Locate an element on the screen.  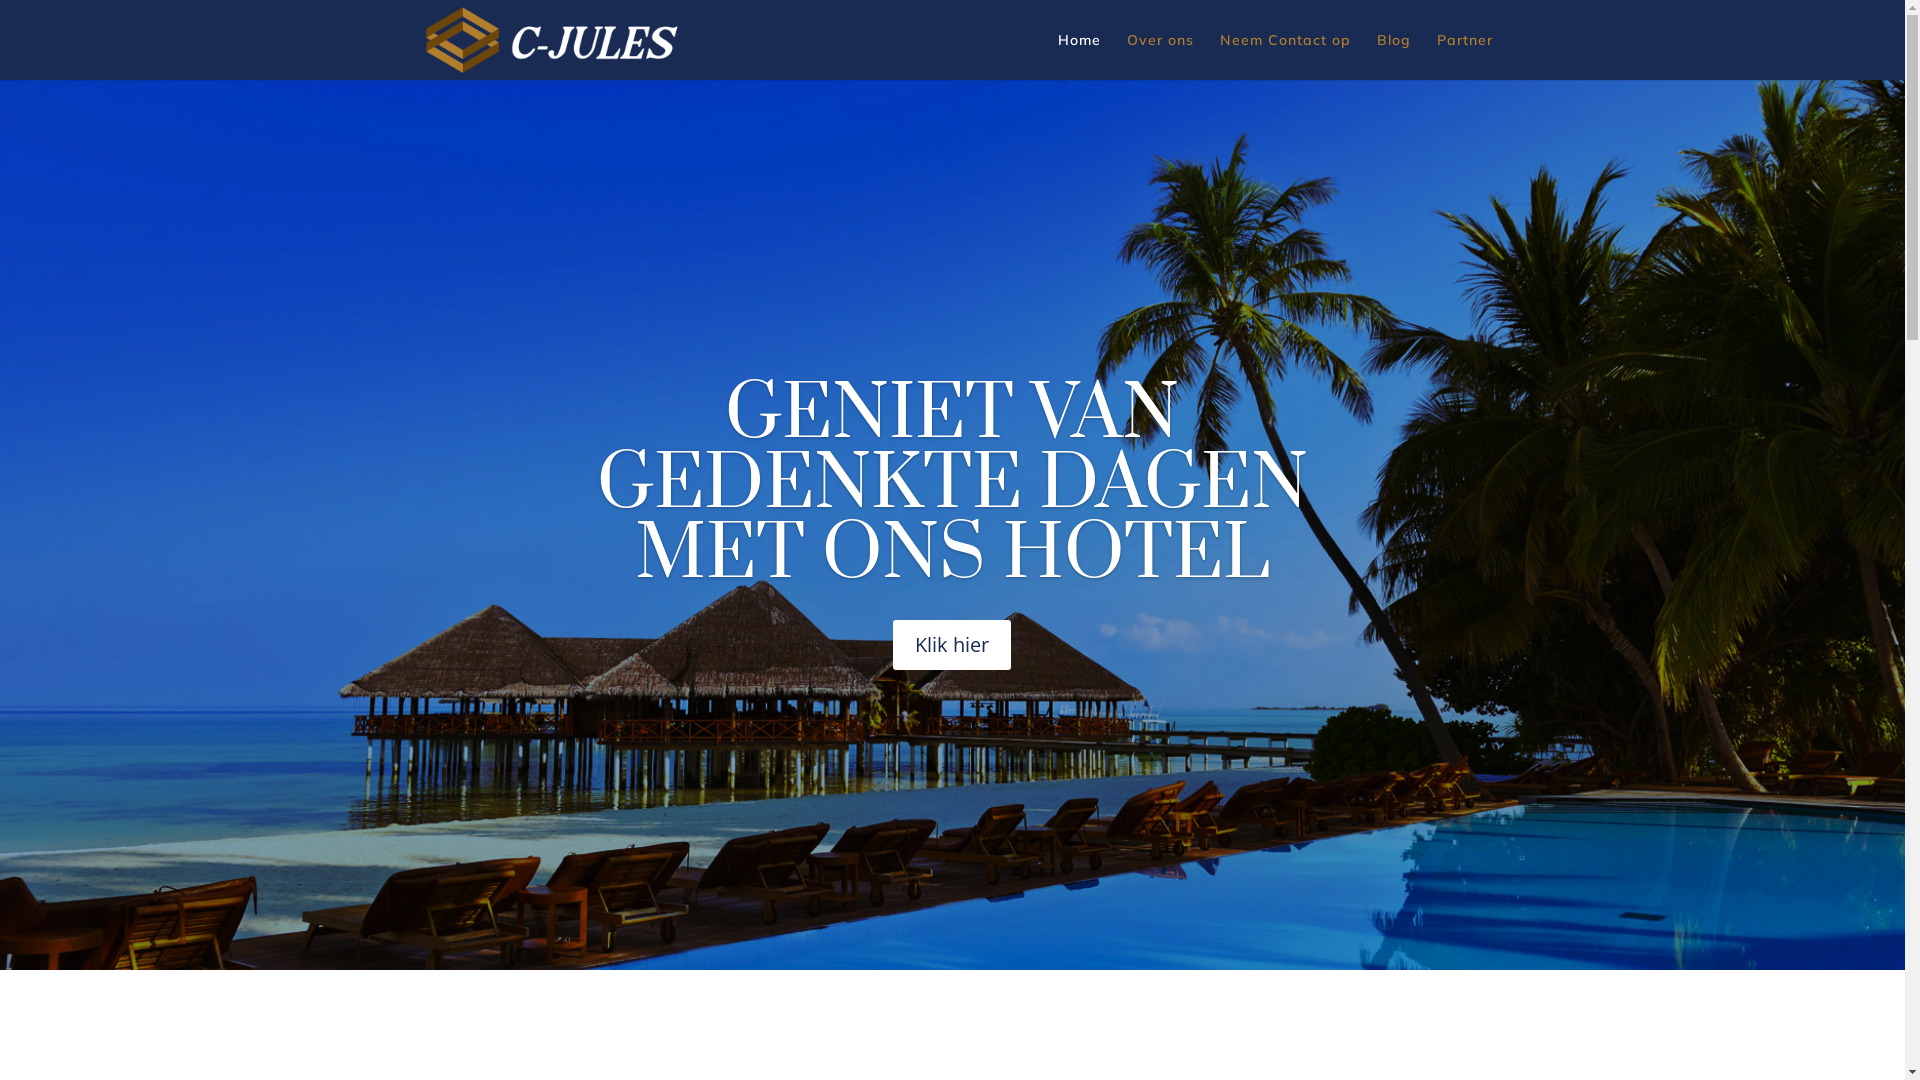
'Blog' is located at coordinates (1375, 55).